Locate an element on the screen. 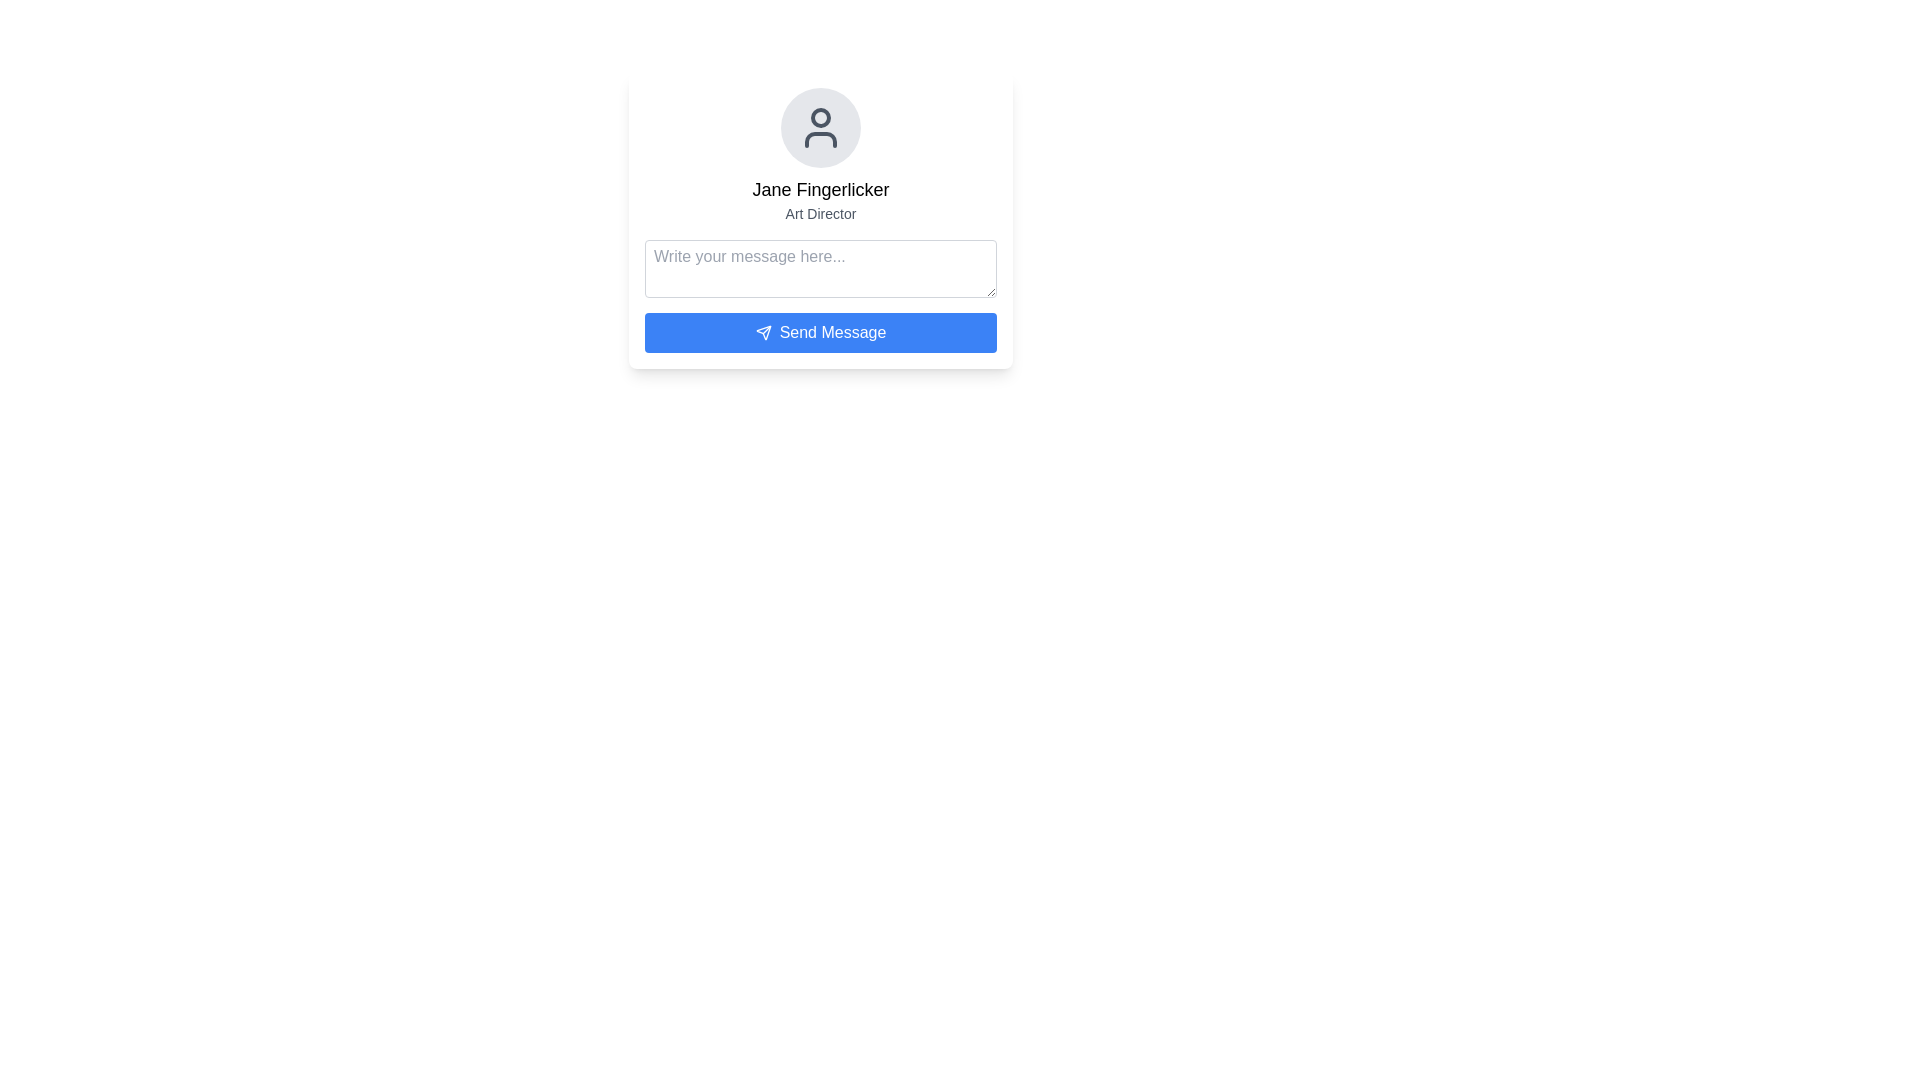 This screenshot has width=1920, height=1080. the small triangular 'send' icon located on the left side of the text within the 'Send Message' button, which has a white outline on a blue background is located at coordinates (762, 331).